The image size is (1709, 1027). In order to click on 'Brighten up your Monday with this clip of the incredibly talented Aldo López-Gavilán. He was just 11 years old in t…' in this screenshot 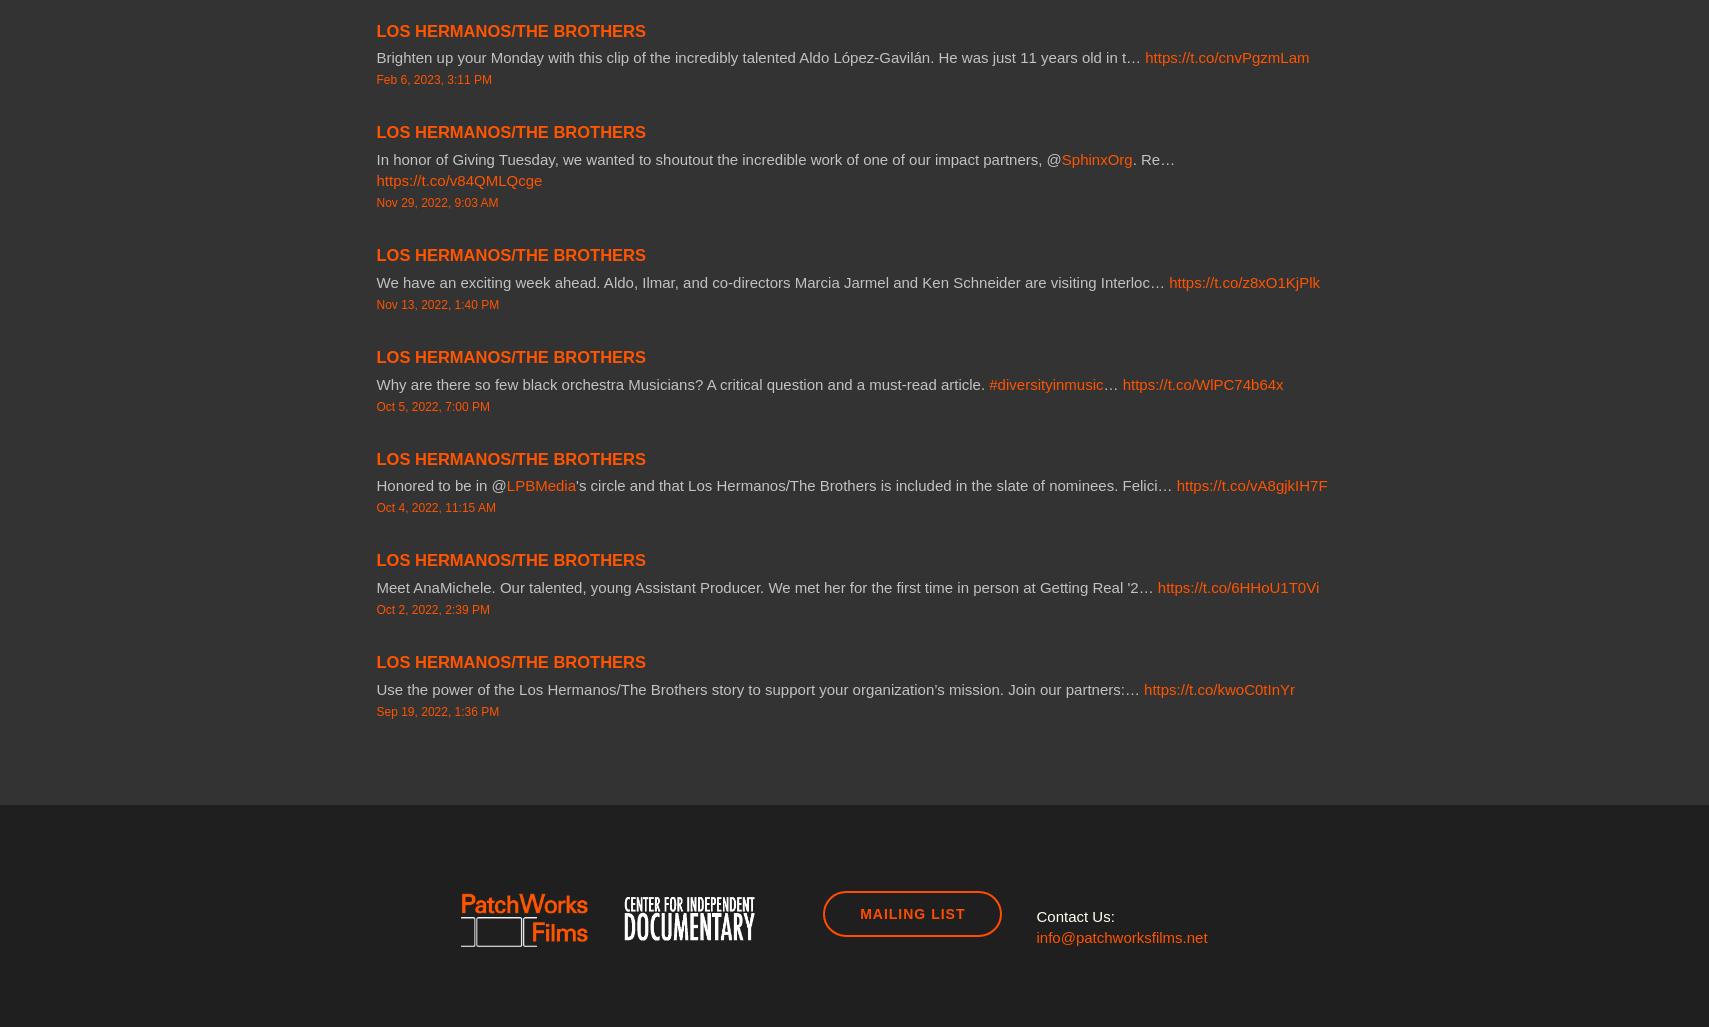, I will do `click(759, 57)`.